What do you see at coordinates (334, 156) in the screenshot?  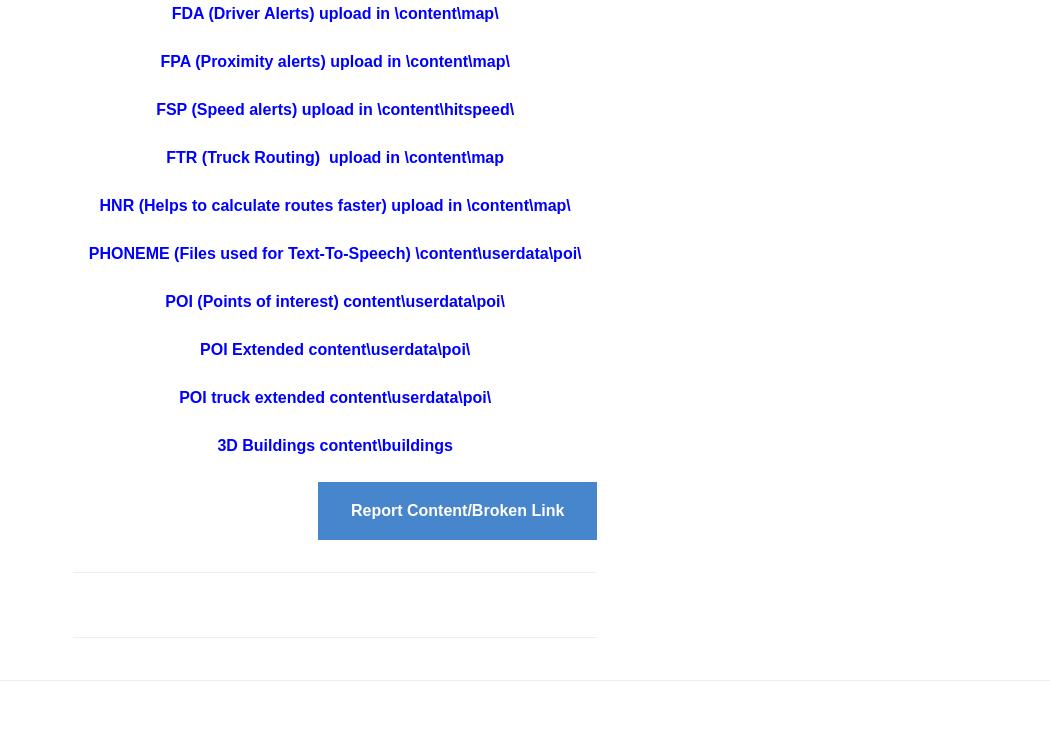 I see `'FTR (Truck Routing)  upload in \content\map'` at bounding box center [334, 156].